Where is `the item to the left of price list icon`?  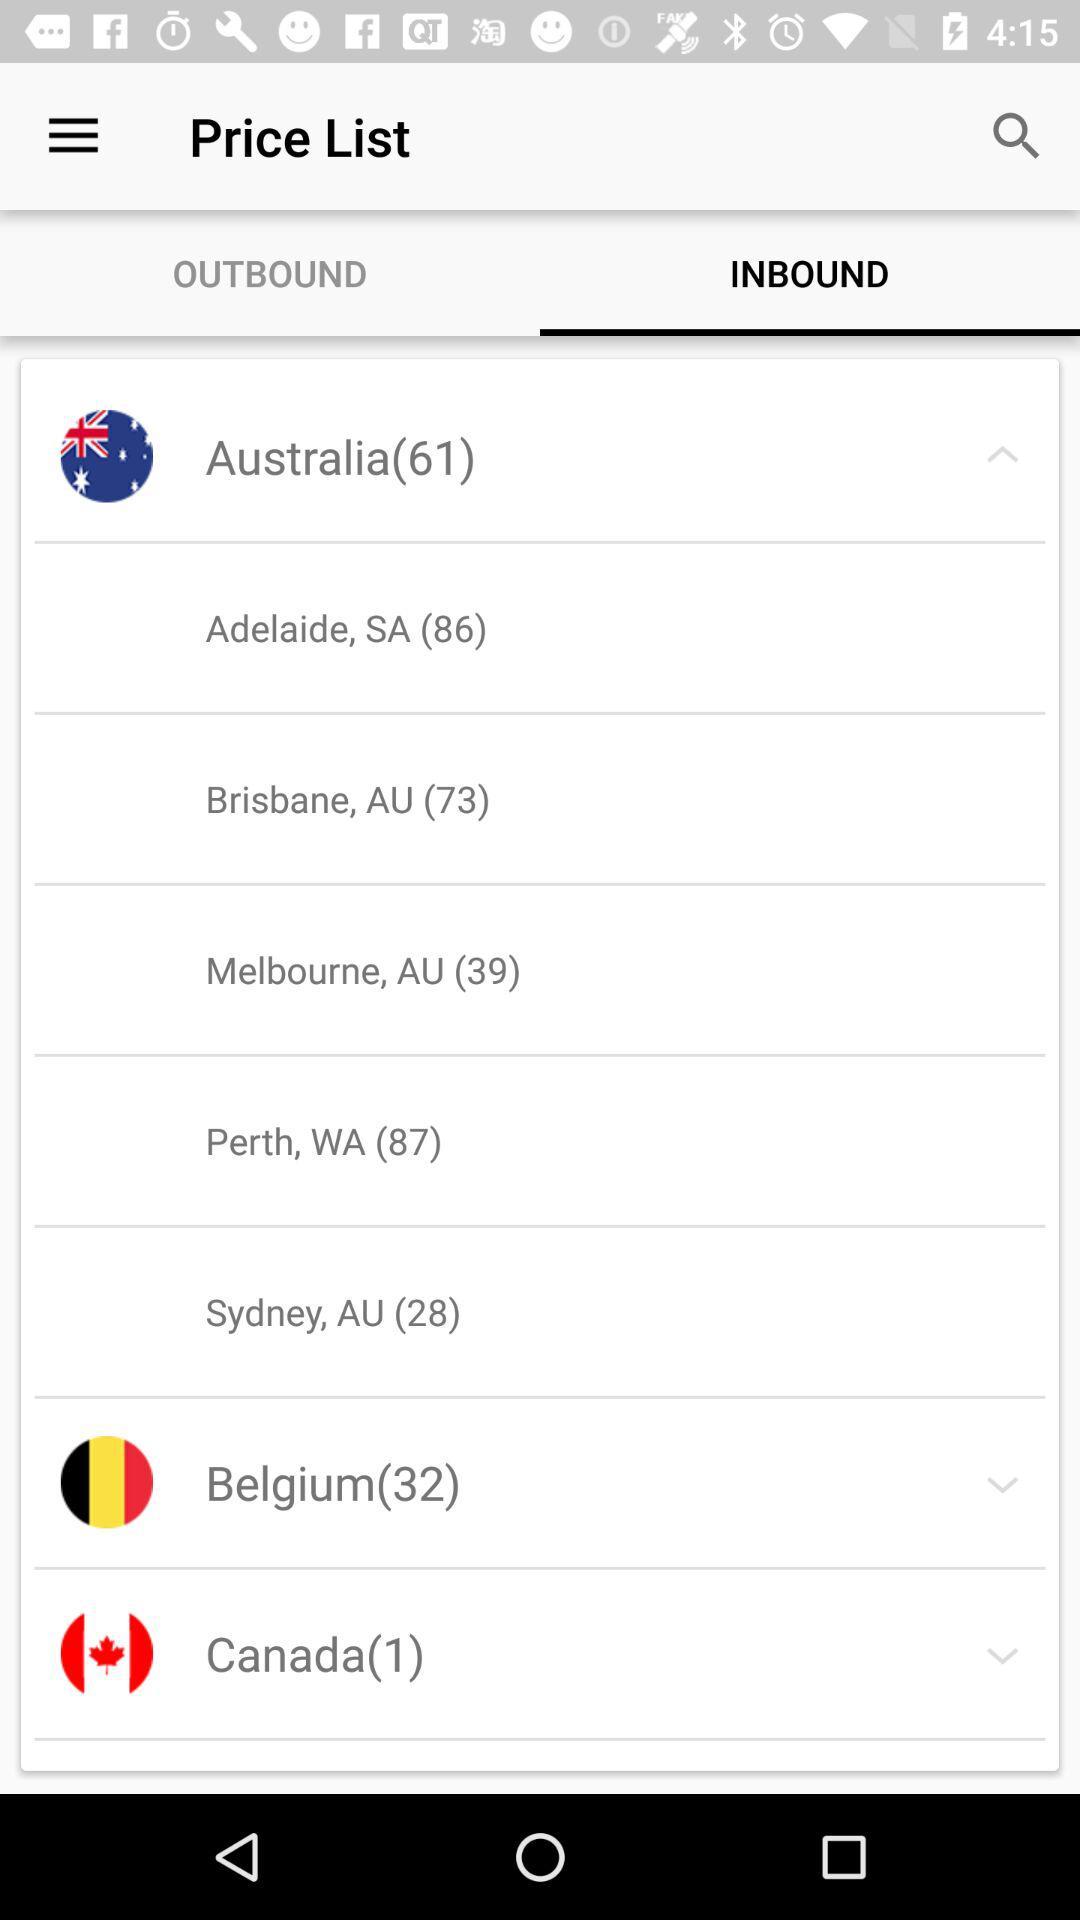 the item to the left of price list icon is located at coordinates (72, 135).